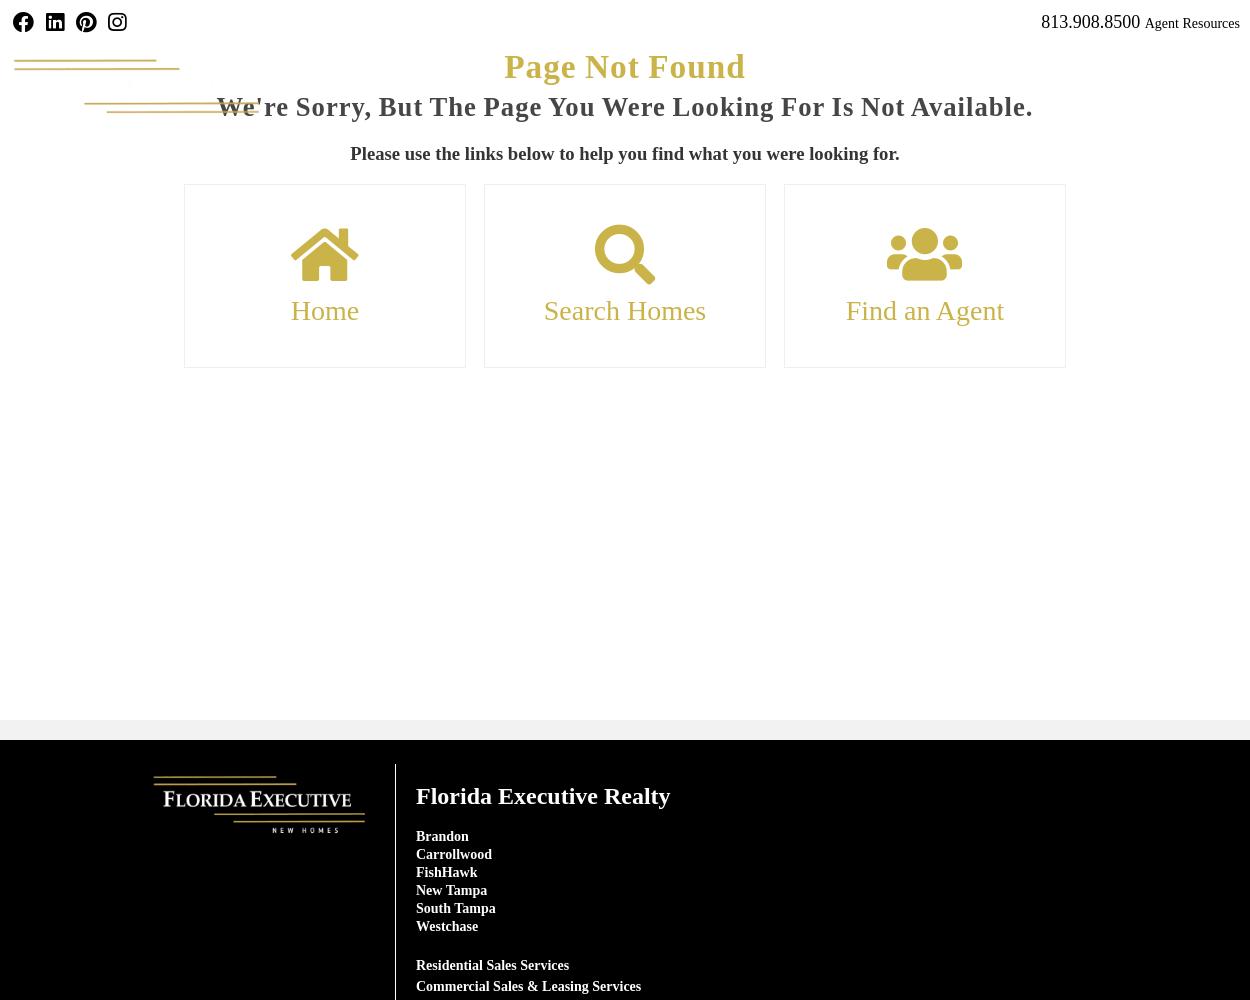 Image resolution: width=1250 pixels, height=1000 pixels. Describe the element at coordinates (445, 925) in the screenshot. I see `'Westchase'` at that location.